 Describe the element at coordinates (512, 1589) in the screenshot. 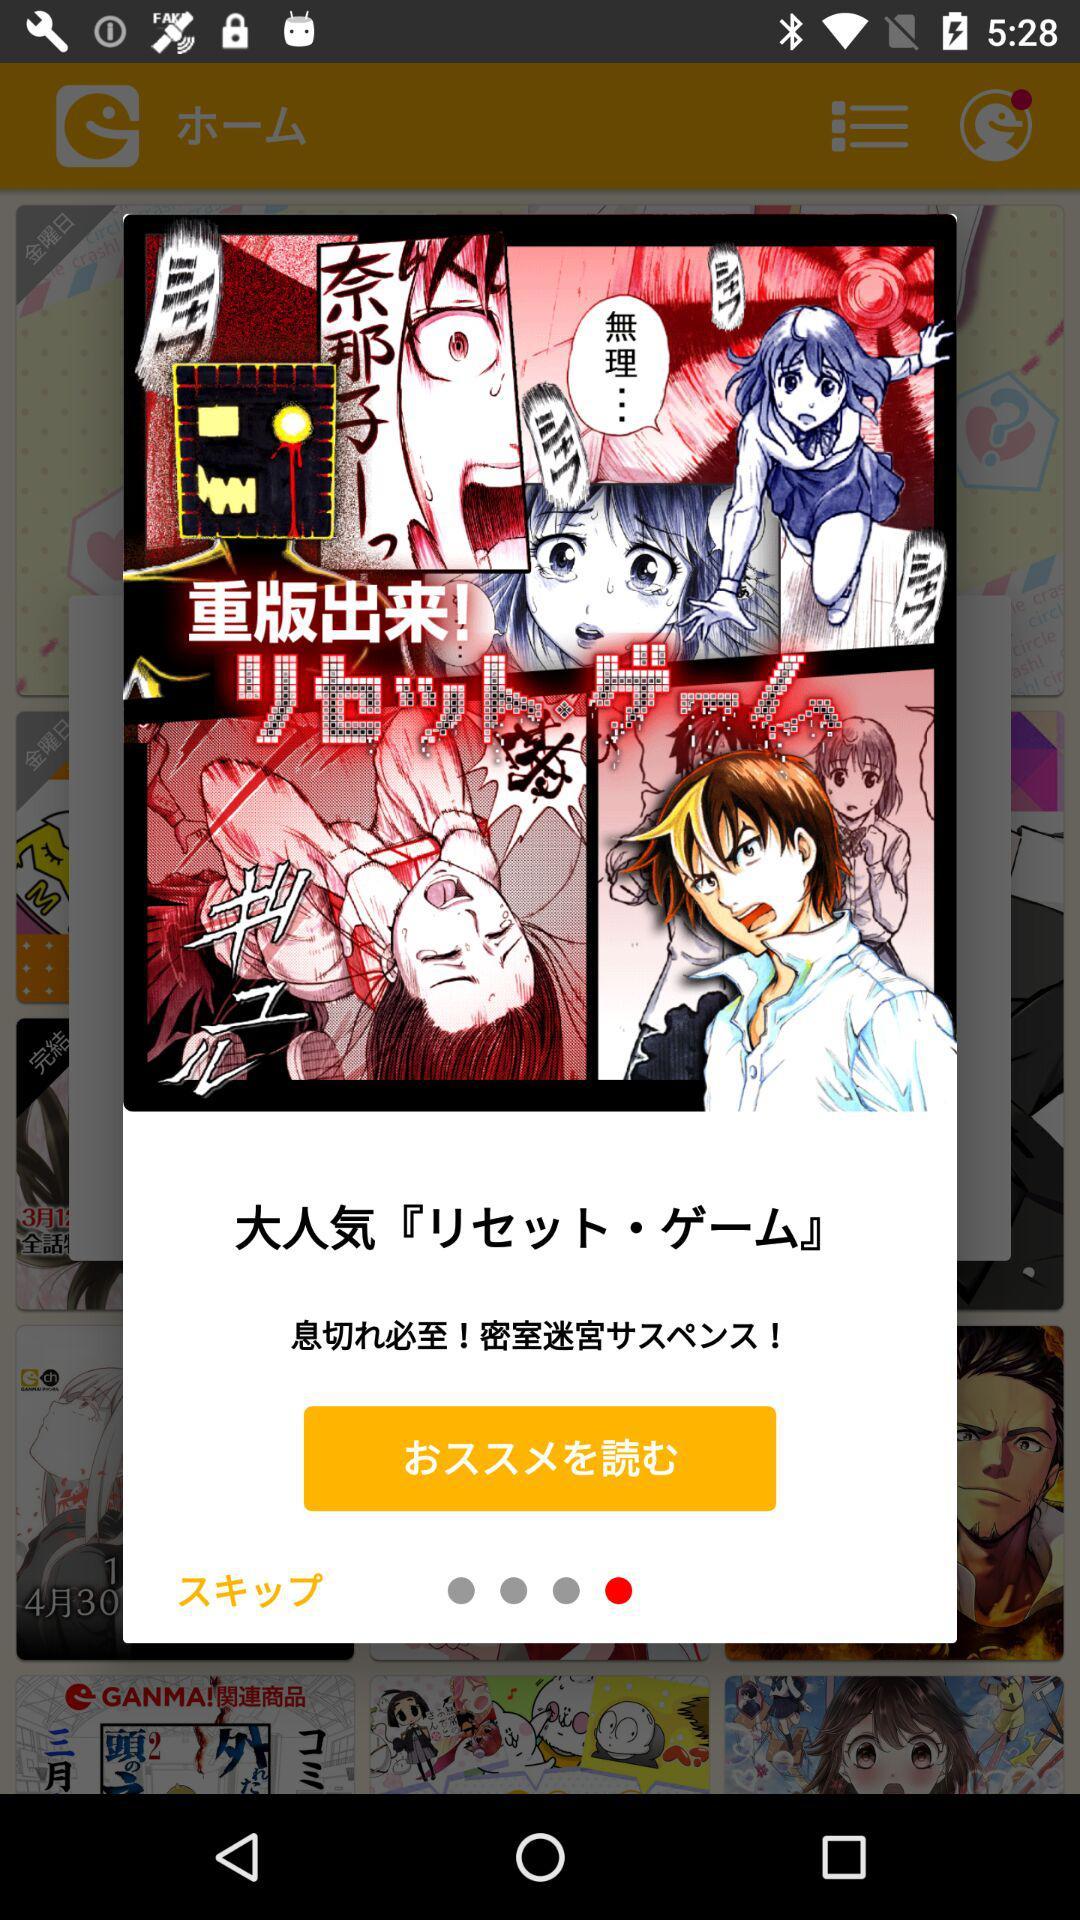

I see `window two` at that location.